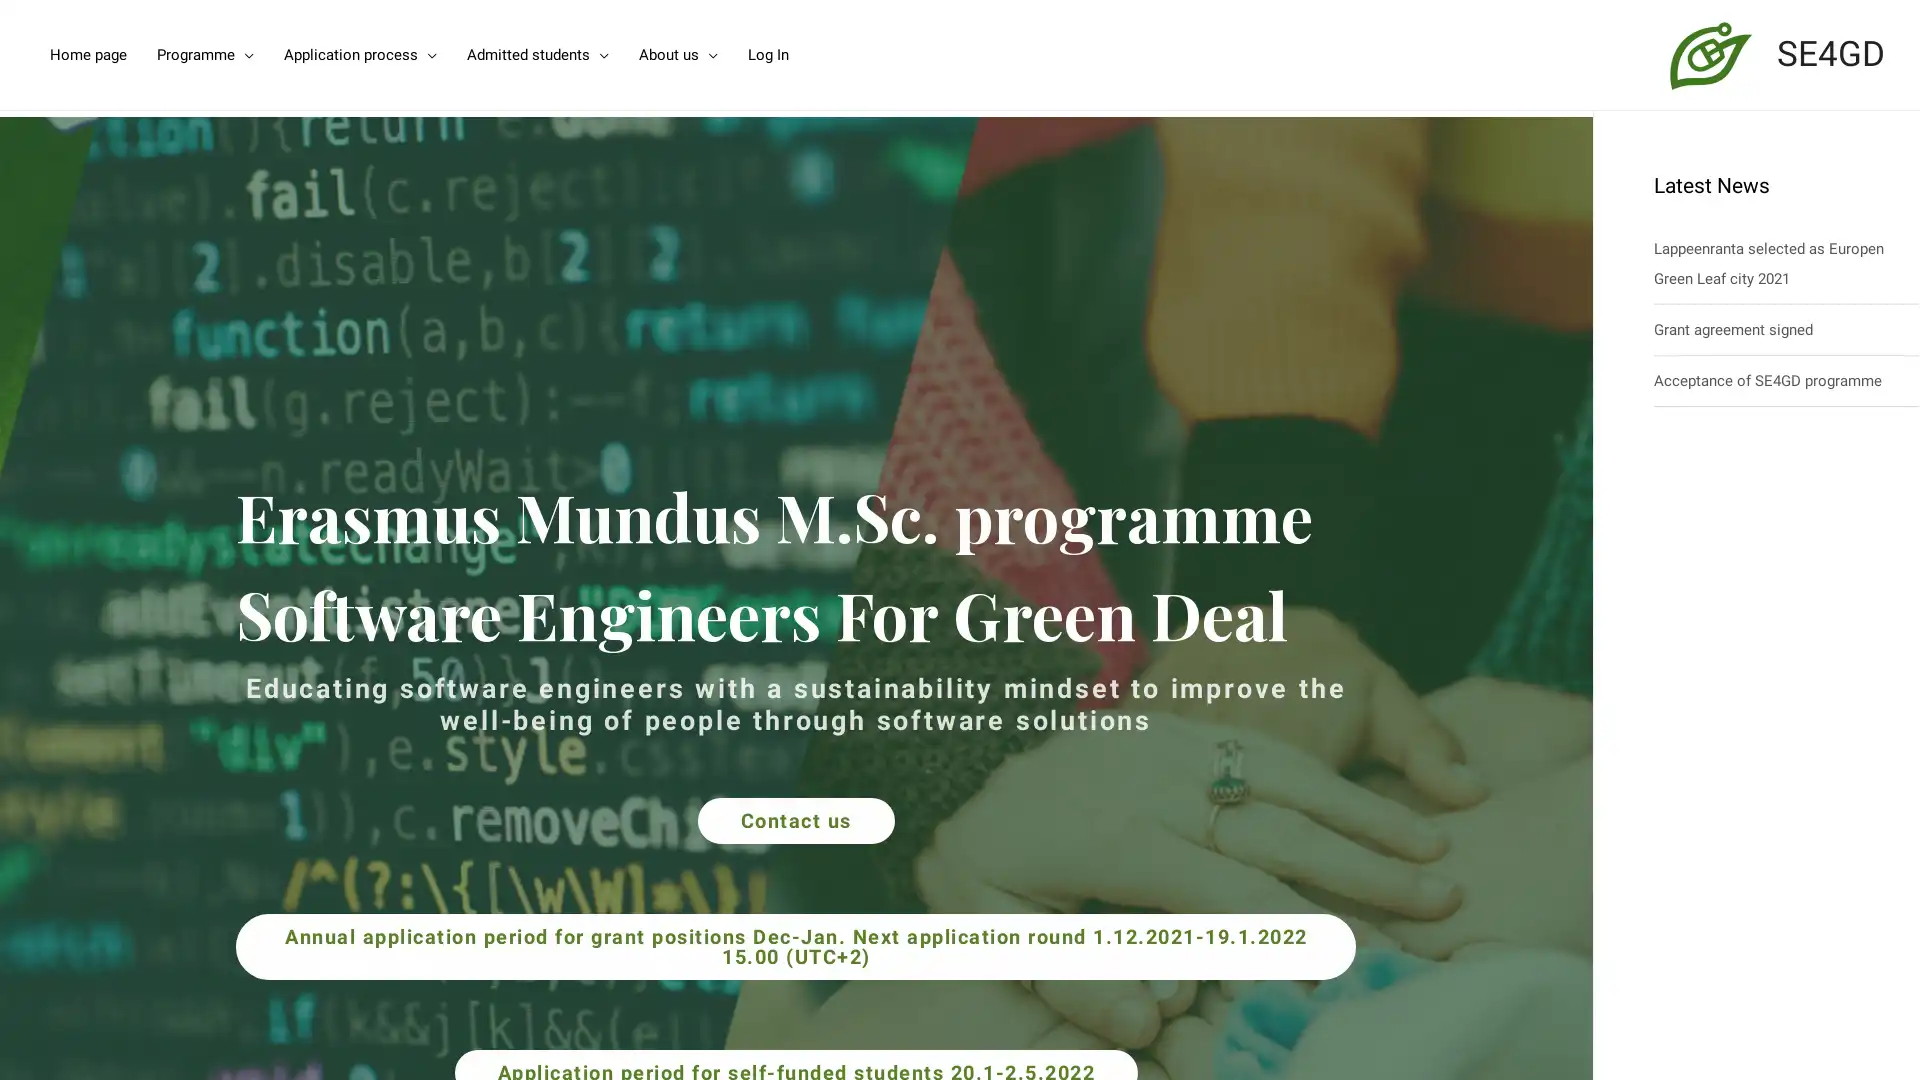 The height and width of the screenshot is (1080, 1920). Describe the element at coordinates (794, 820) in the screenshot. I see `Contact us` at that location.